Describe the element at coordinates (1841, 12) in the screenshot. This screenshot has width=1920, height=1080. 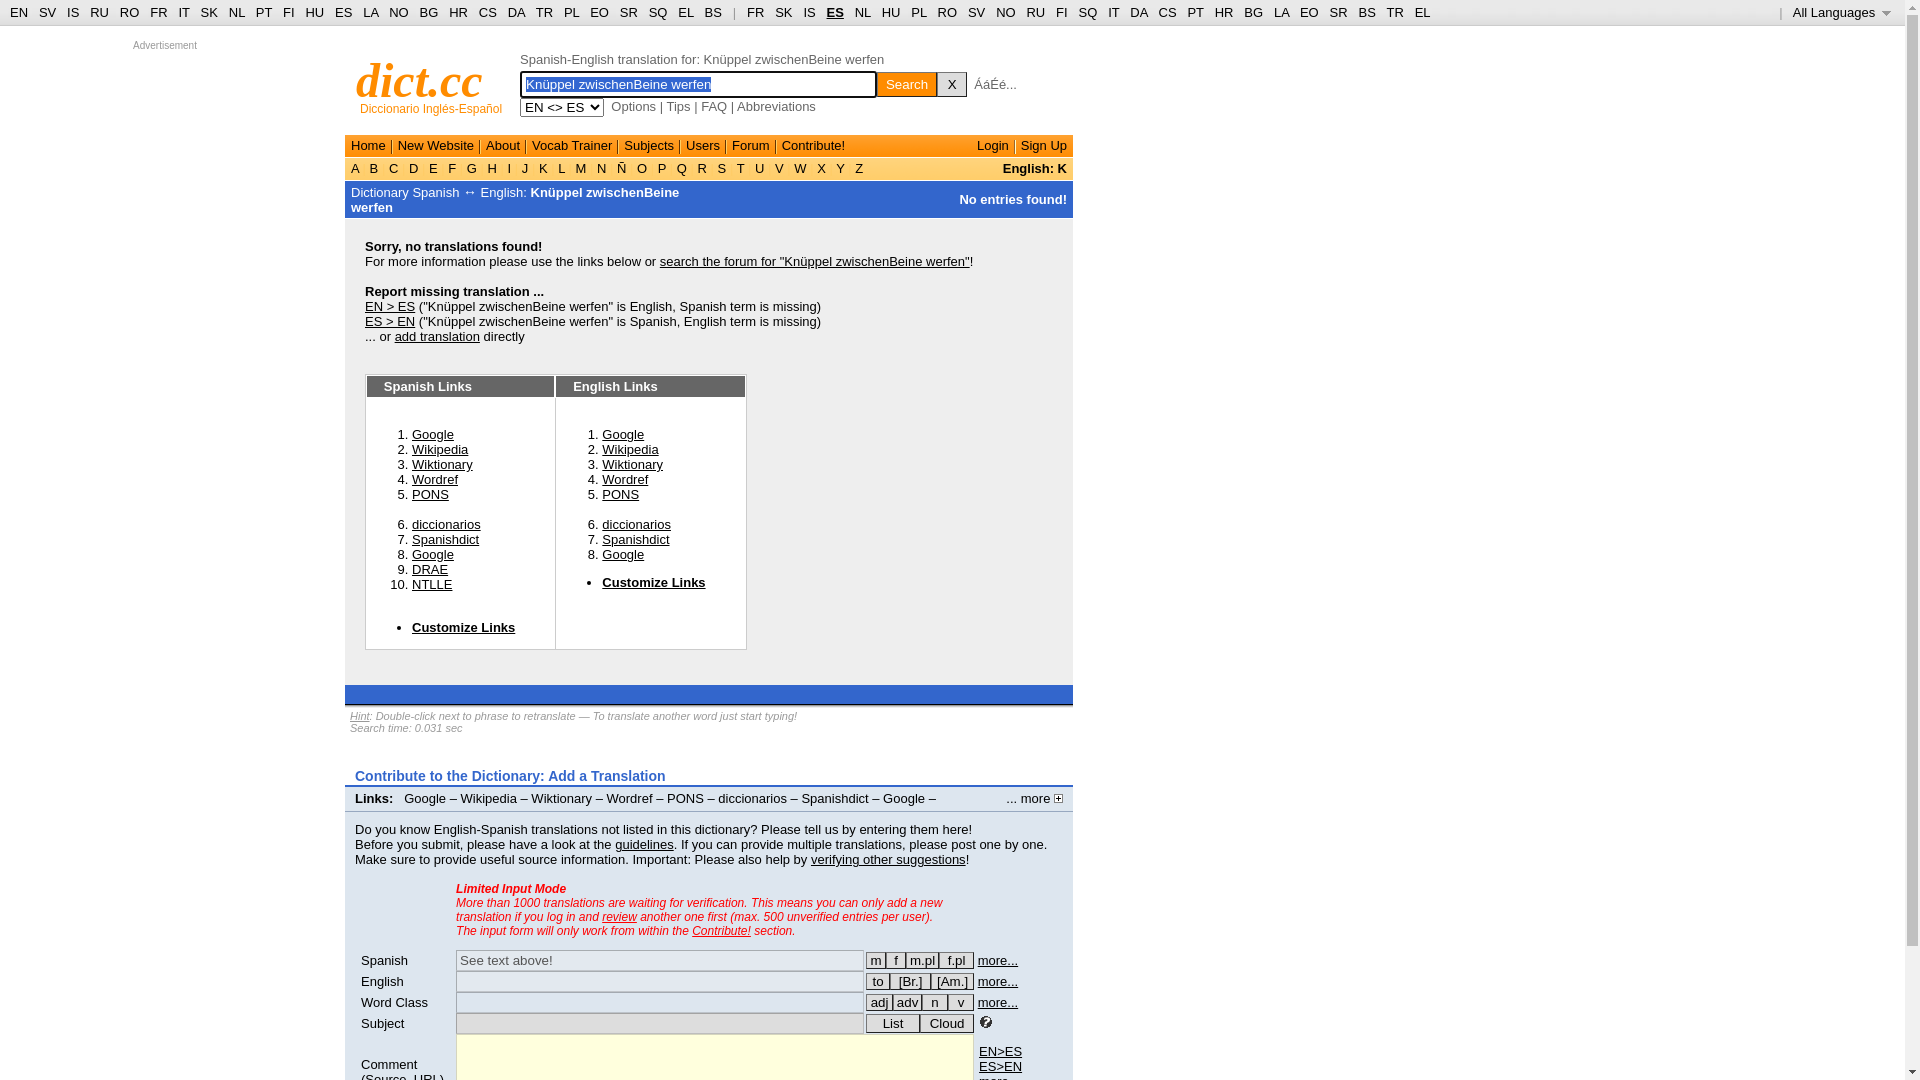
I see `'All Languages '` at that location.